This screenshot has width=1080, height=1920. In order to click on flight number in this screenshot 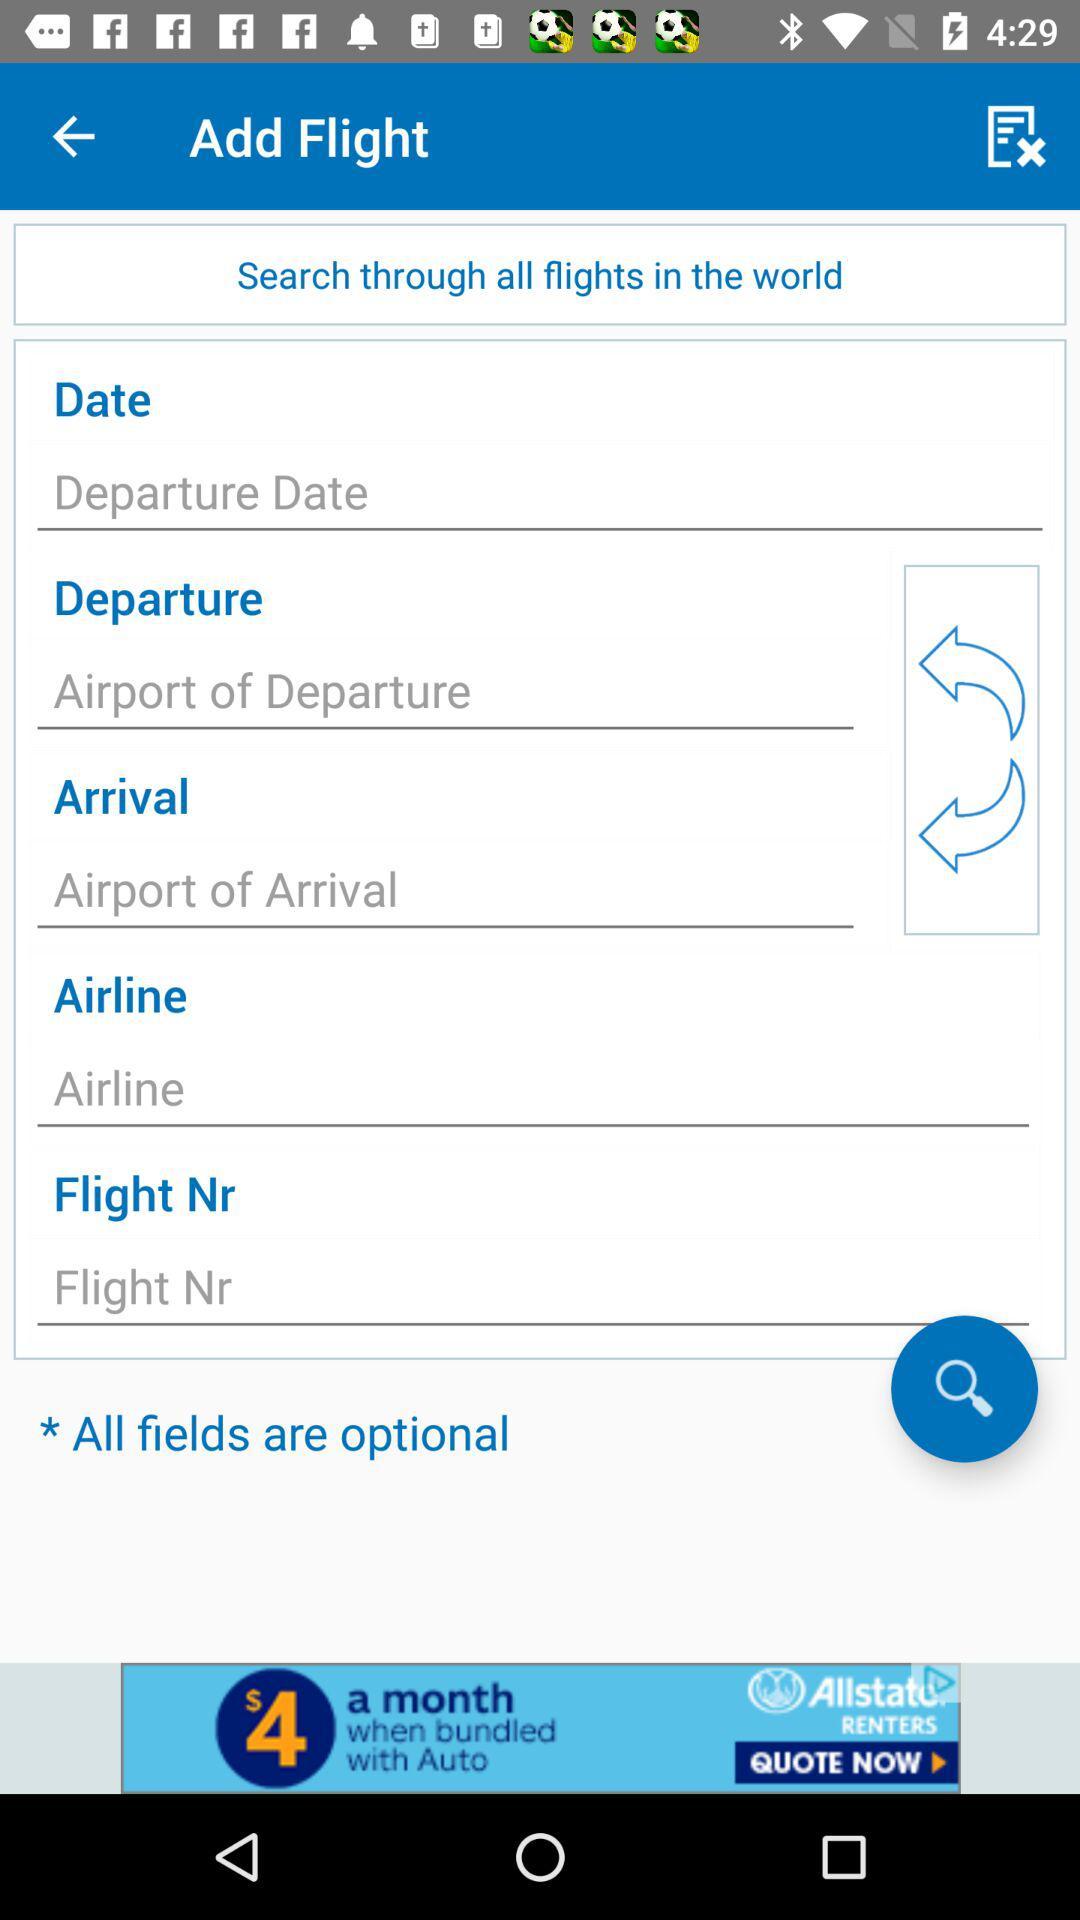, I will do `click(532, 1292)`.